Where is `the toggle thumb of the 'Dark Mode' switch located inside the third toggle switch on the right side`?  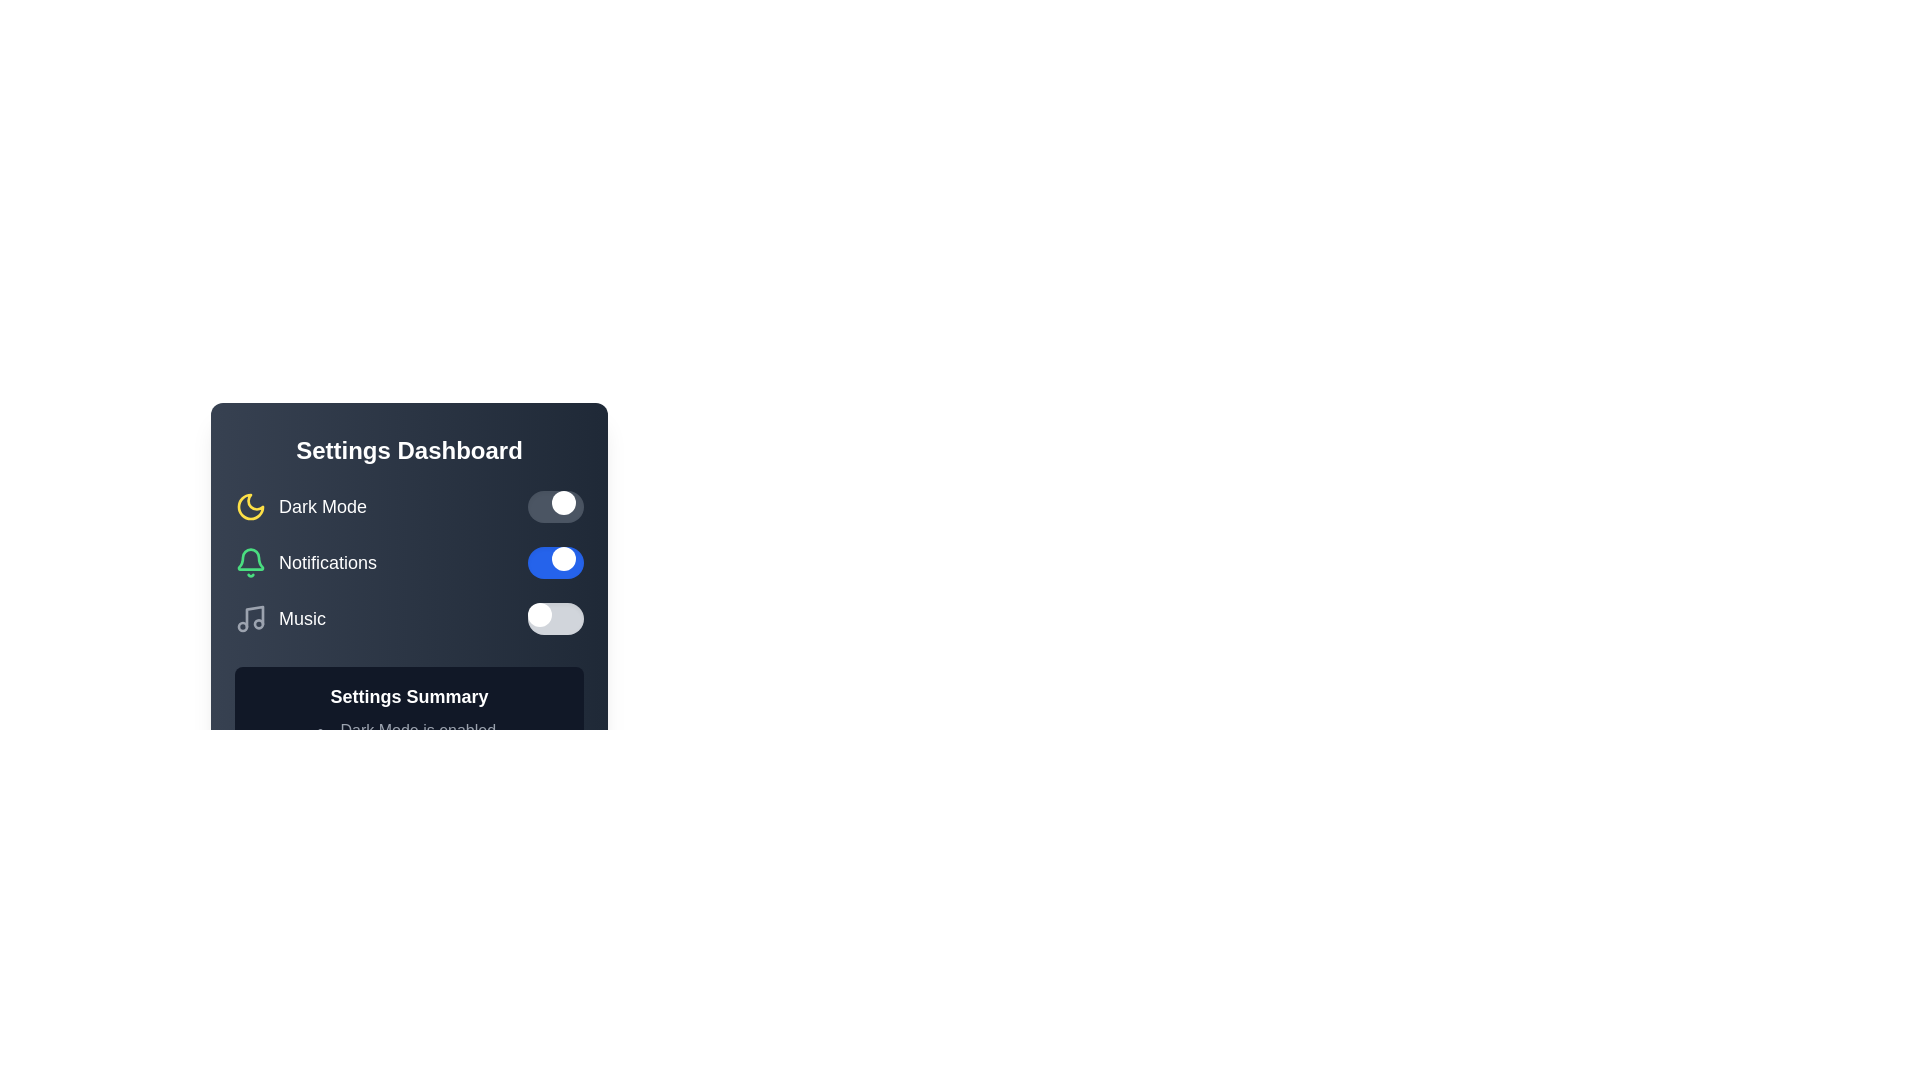 the toggle thumb of the 'Dark Mode' switch located inside the third toggle switch on the right side is located at coordinates (563, 501).